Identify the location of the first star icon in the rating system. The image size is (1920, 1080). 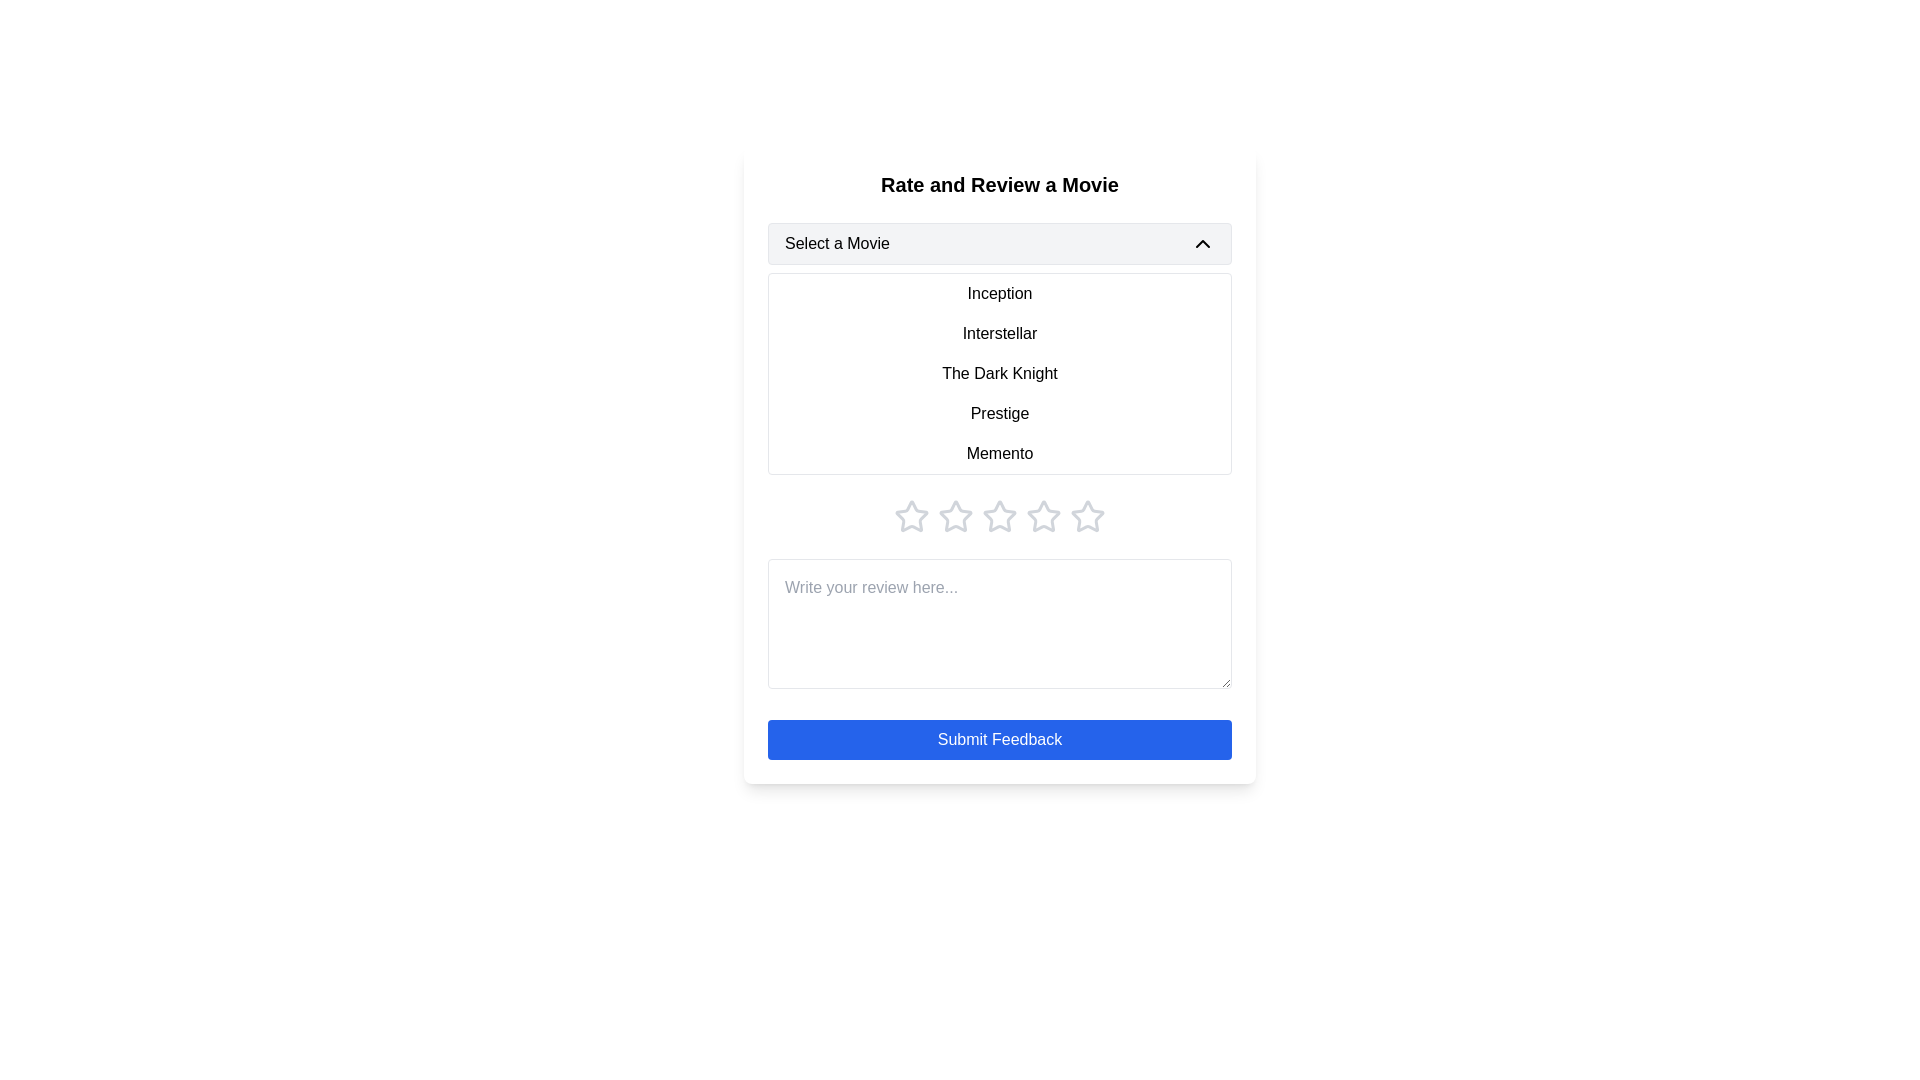
(911, 515).